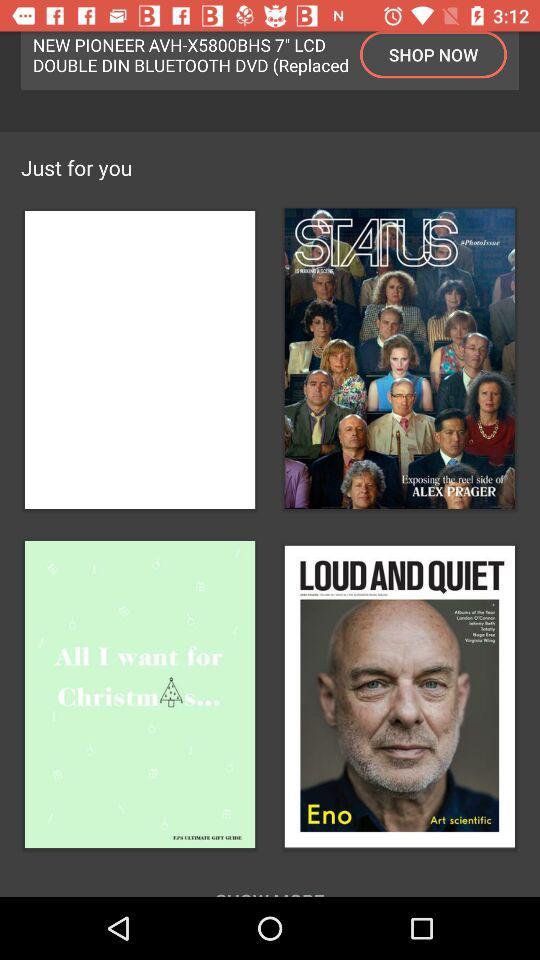  Describe the element at coordinates (432, 53) in the screenshot. I see `shop now item` at that location.